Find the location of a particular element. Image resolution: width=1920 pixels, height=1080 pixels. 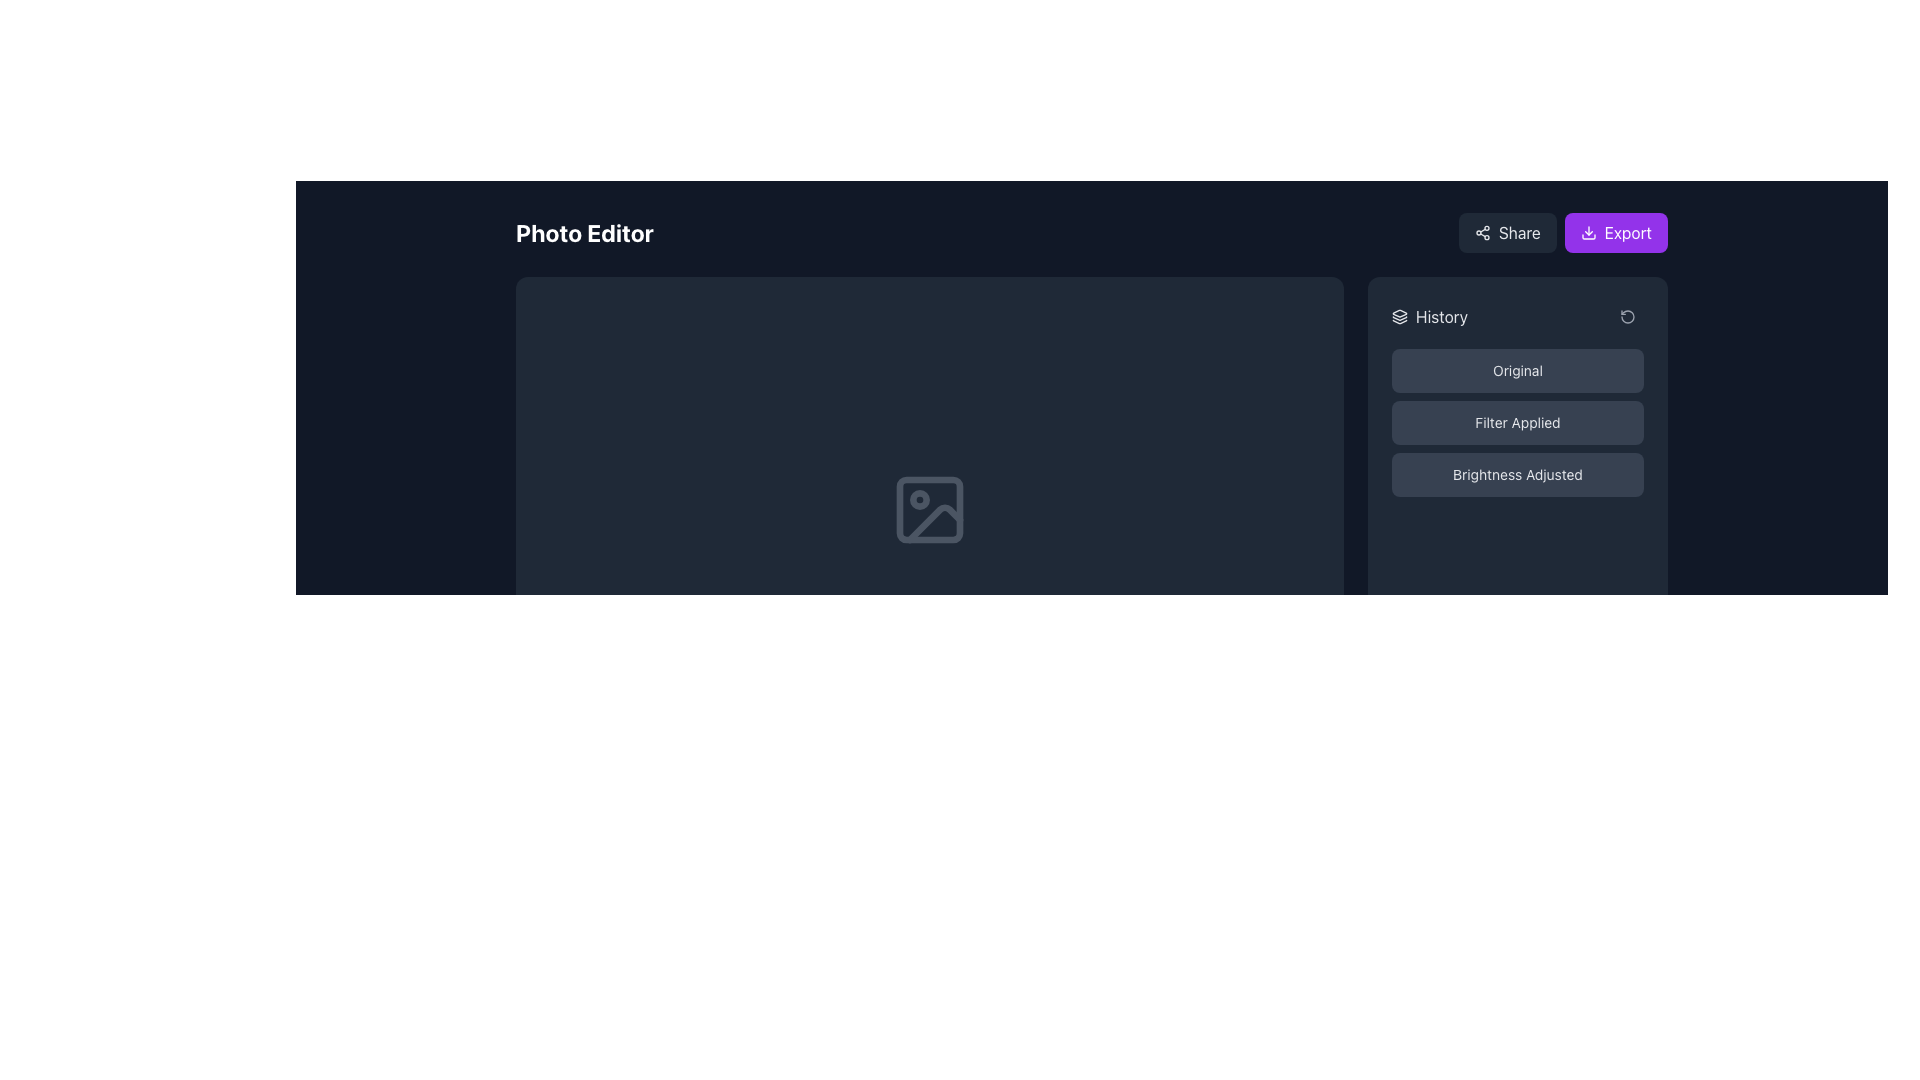

the rotate counter-clockwise icon located in the History section of the interface, positioned towards the top-right, slightly to the right of its sibling element is located at coordinates (1627, 315).